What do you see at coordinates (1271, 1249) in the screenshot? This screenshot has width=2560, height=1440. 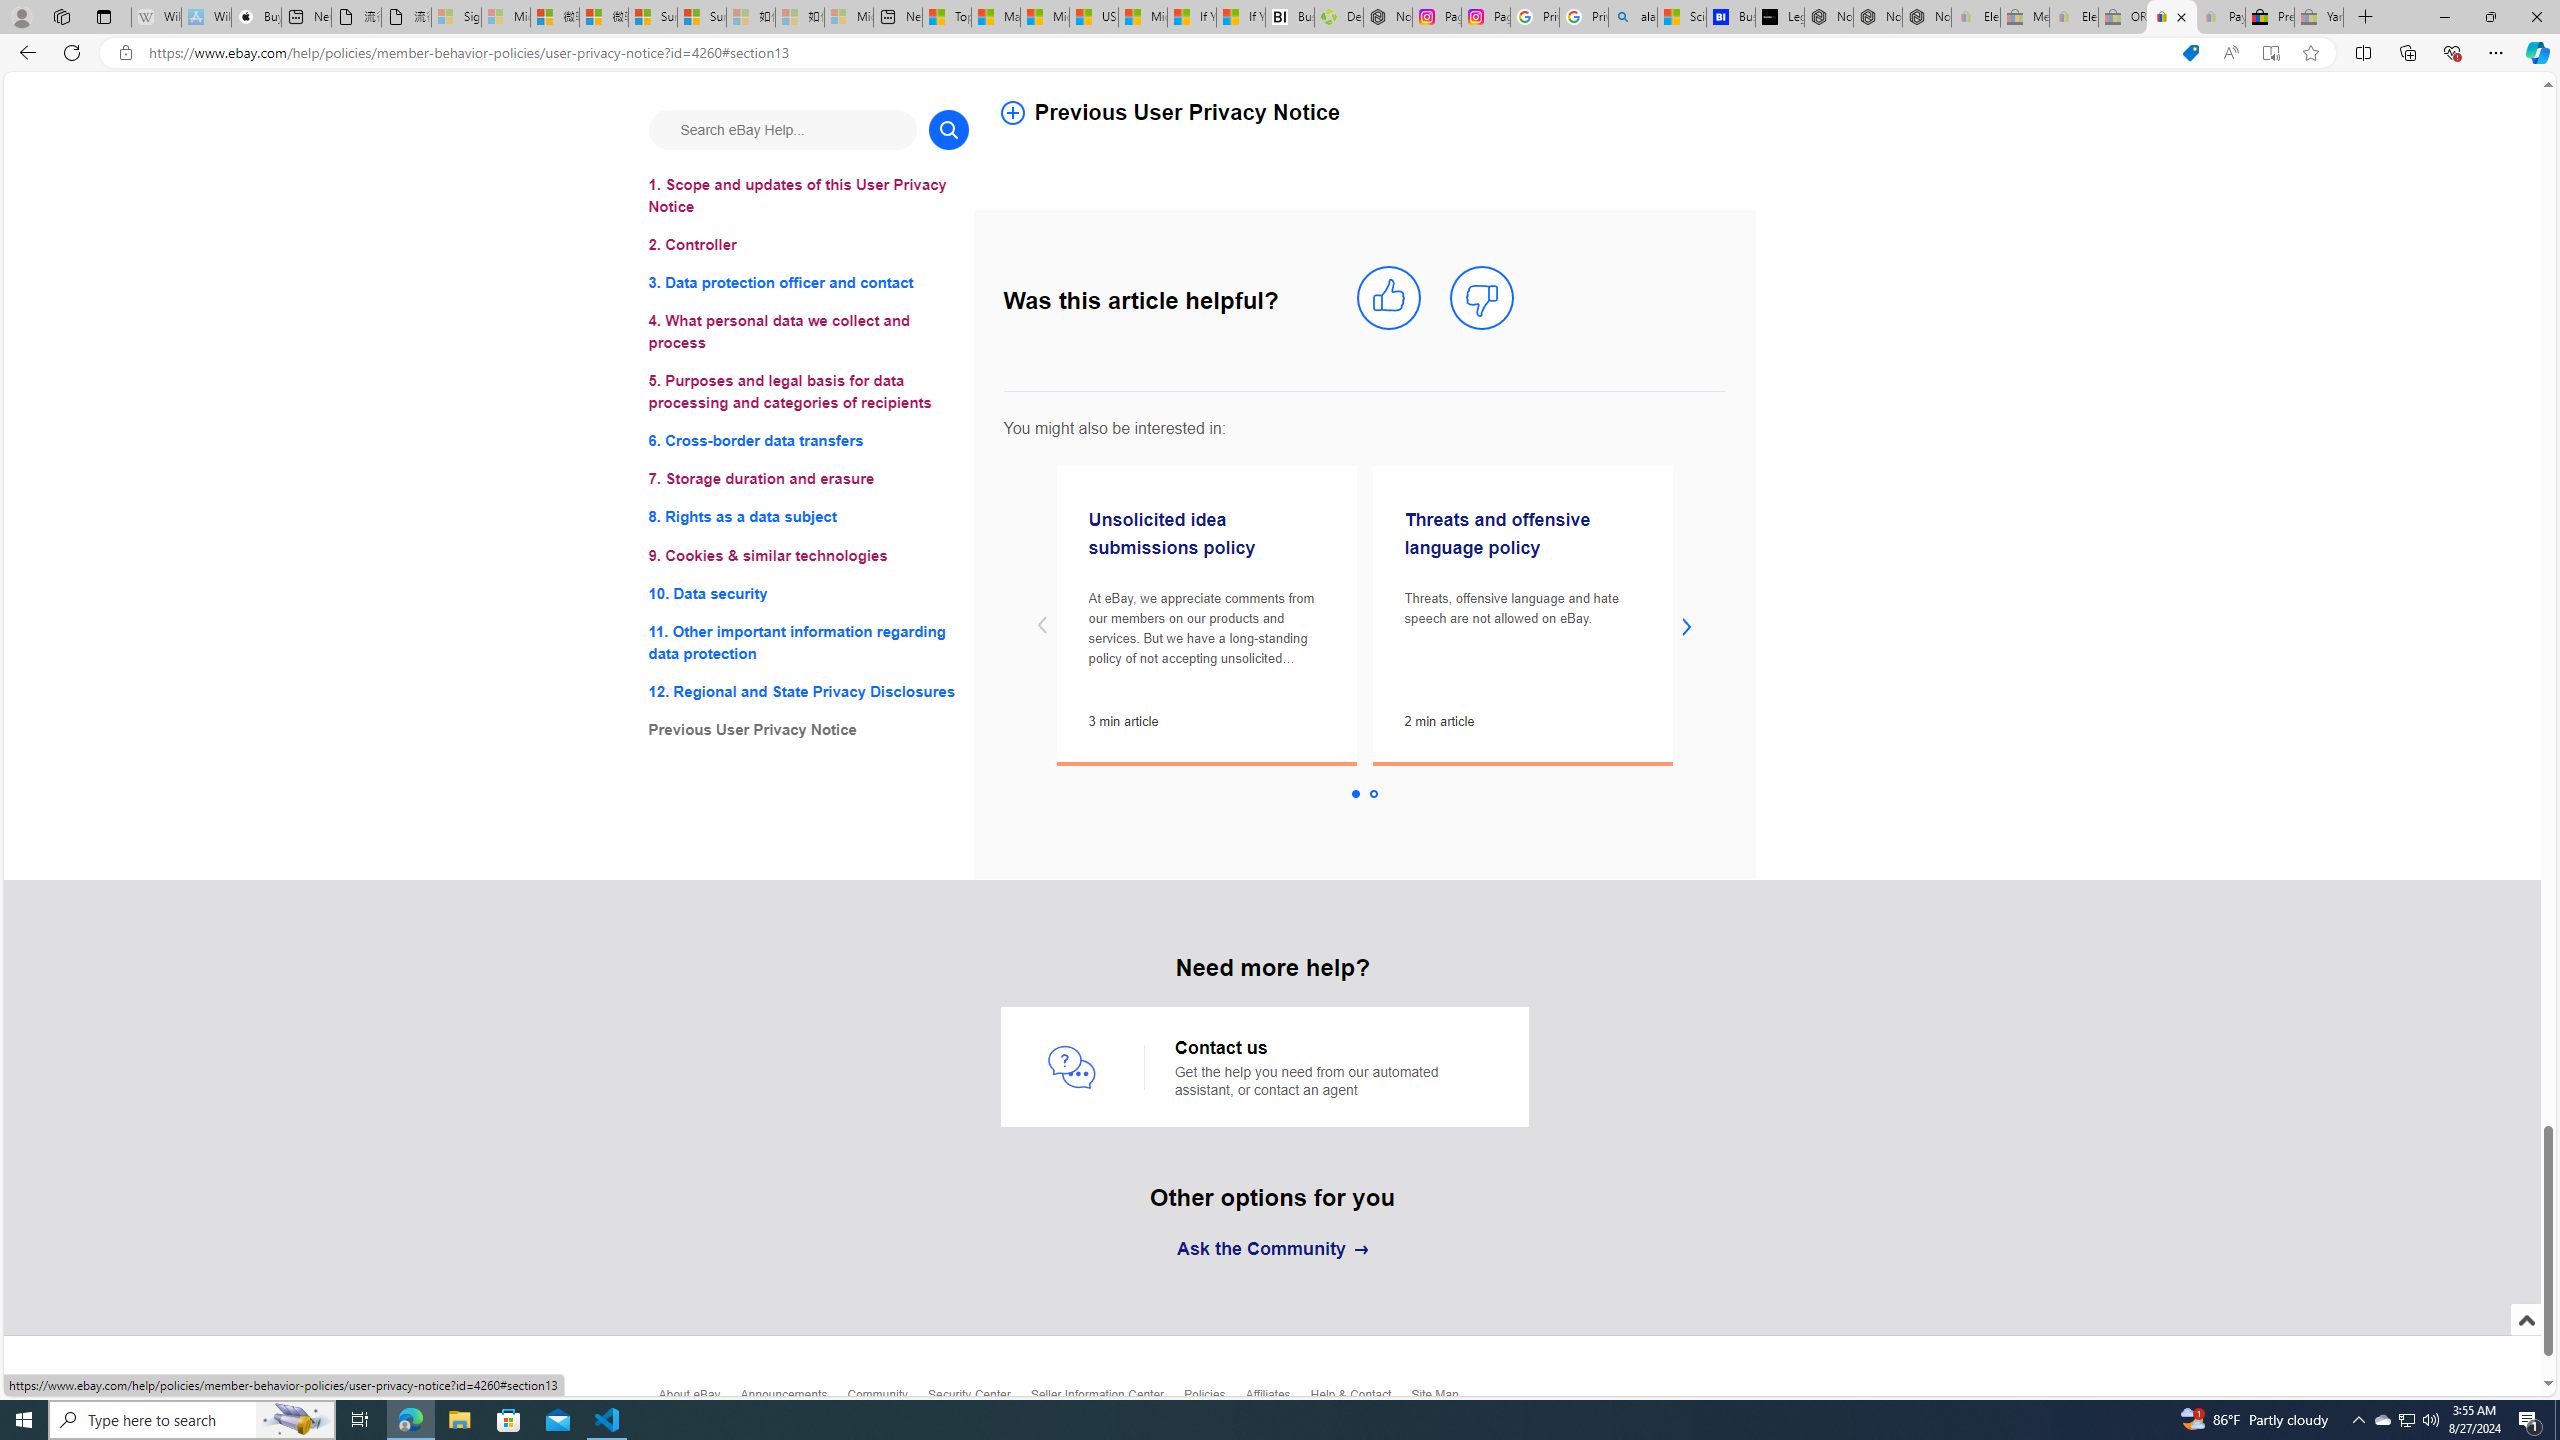 I see `'Ask the Community - opens in new window or tab'` at bounding box center [1271, 1249].